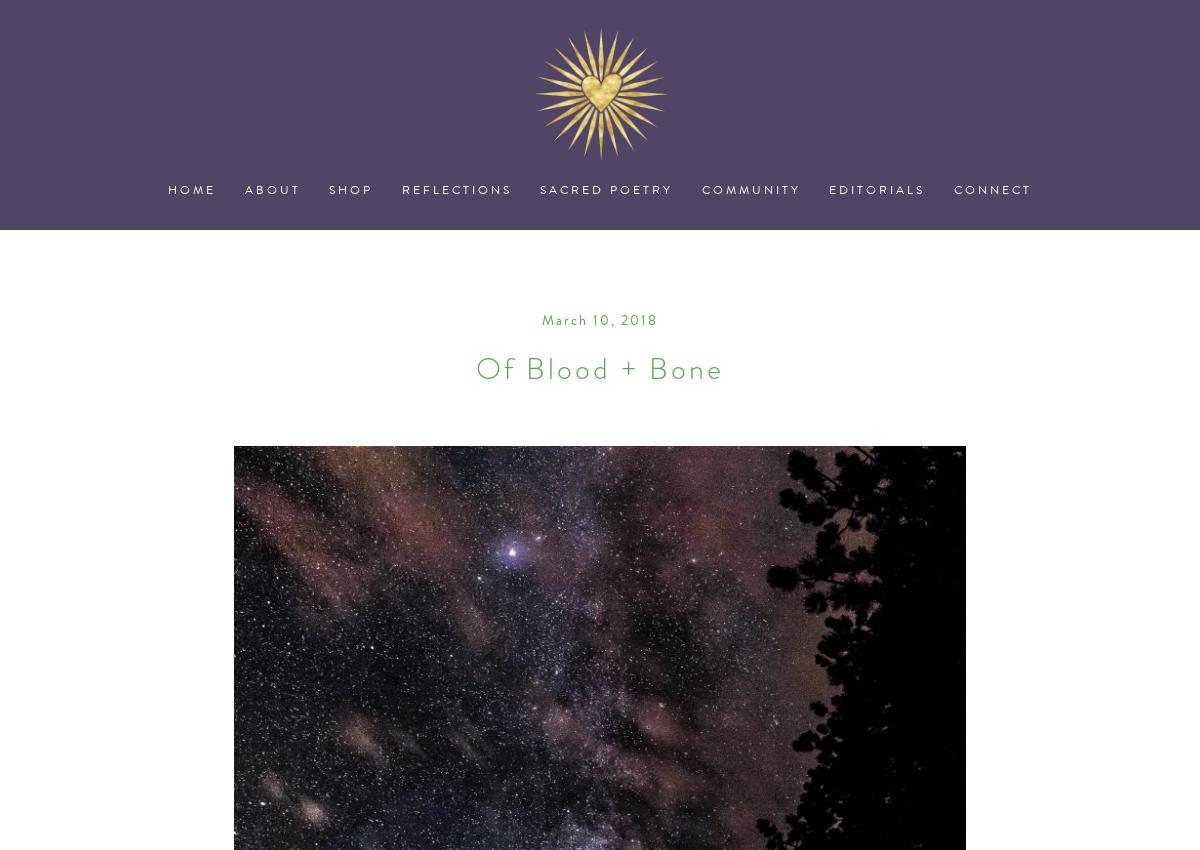 The width and height of the screenshot is (1200, 850). I want to click on 'Home', so click(191, 188).